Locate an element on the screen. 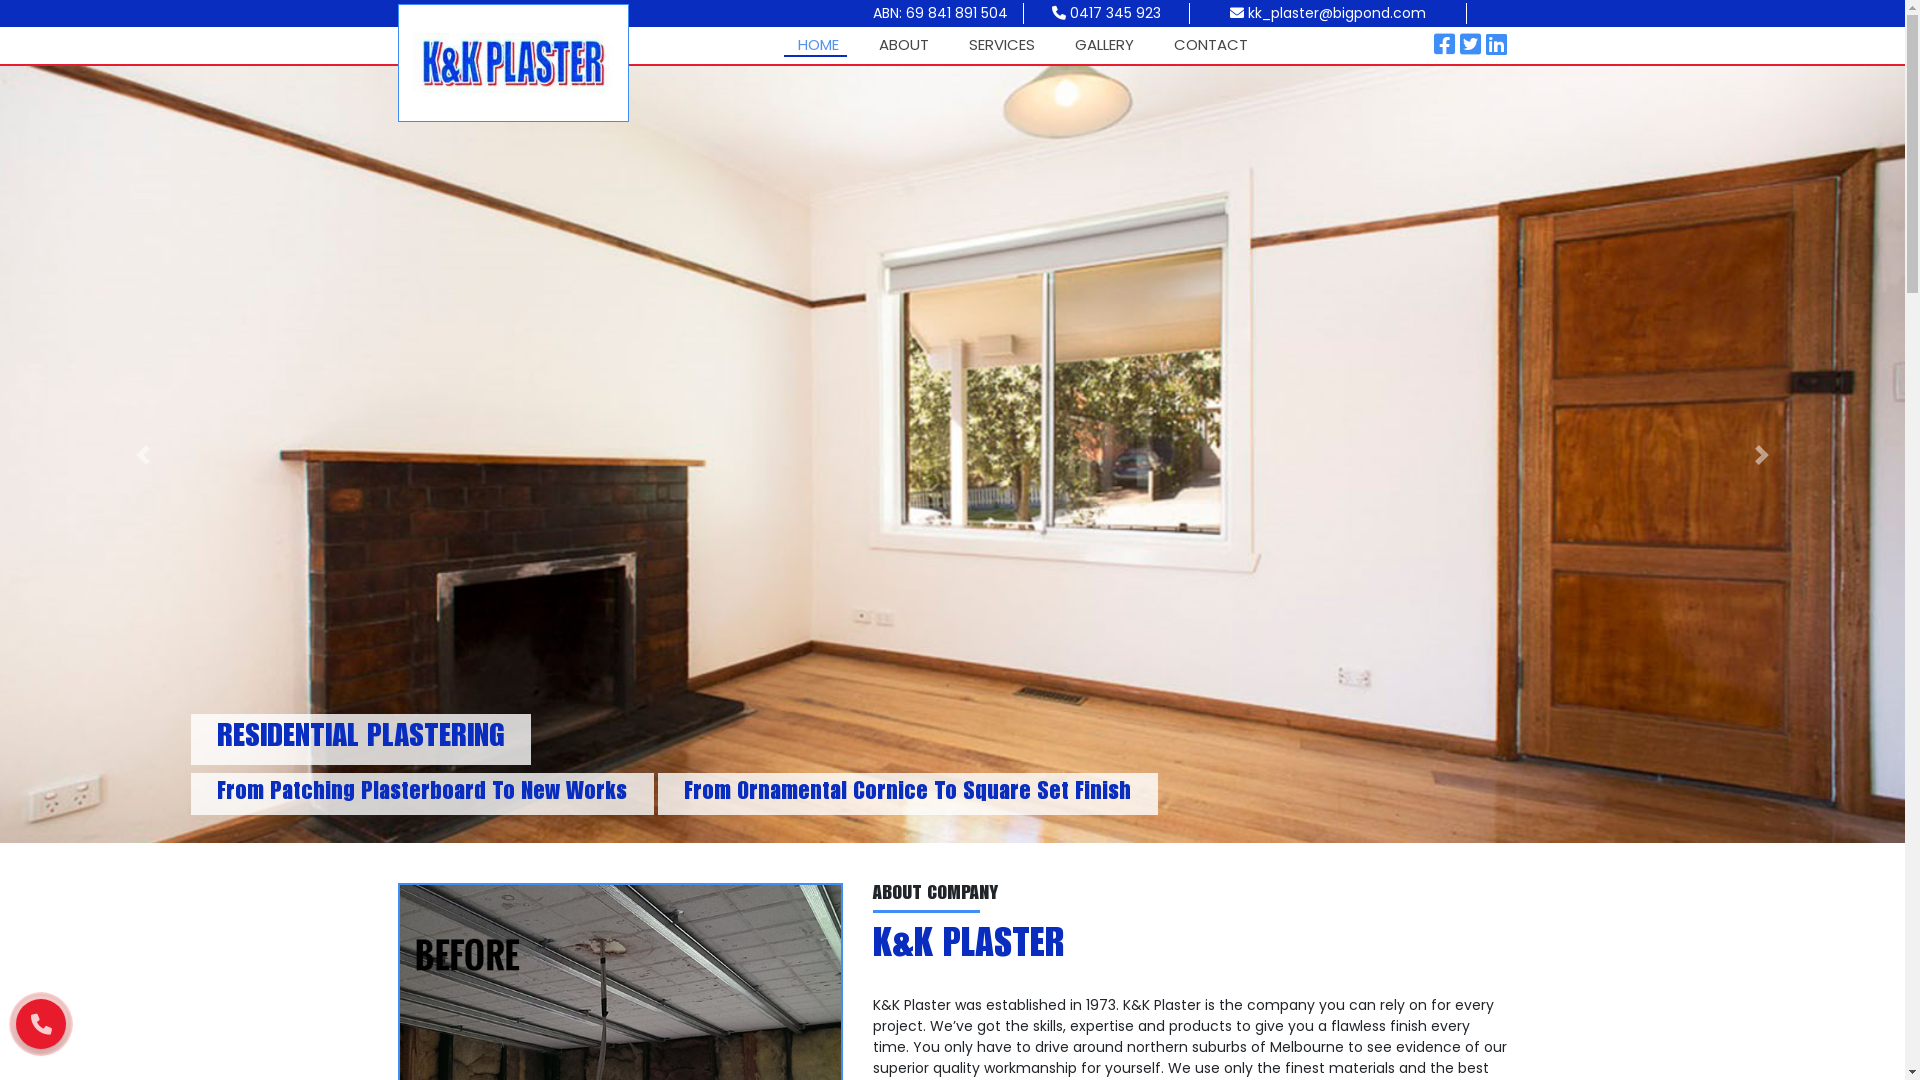  'ABOUT' is located at coordinates (901, 45).